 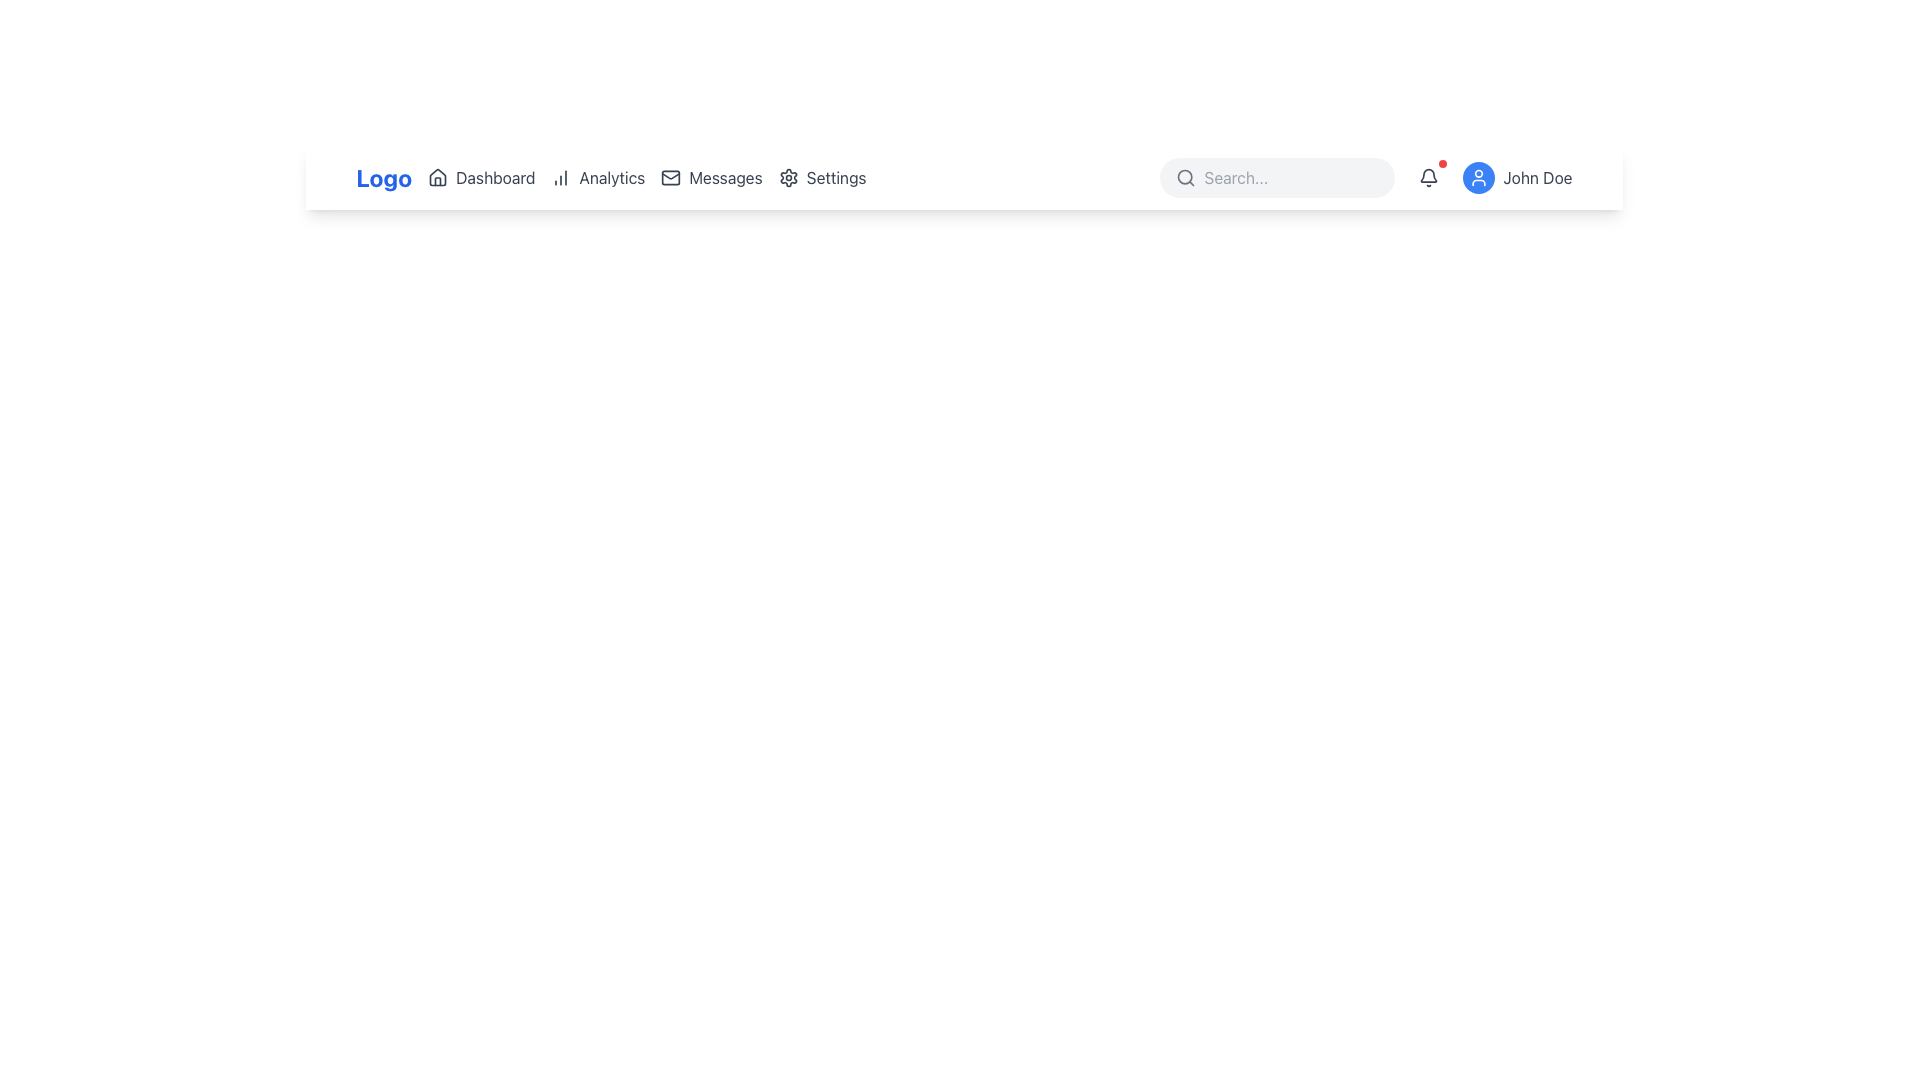 What do you see at coordinates (1479, 176) in the screenshot?
I see `the circular blue icon with a white user silhouette located on the right side of the top navigation bar, just before the text label 'John Doe'` at bounding box center [1479, 176].